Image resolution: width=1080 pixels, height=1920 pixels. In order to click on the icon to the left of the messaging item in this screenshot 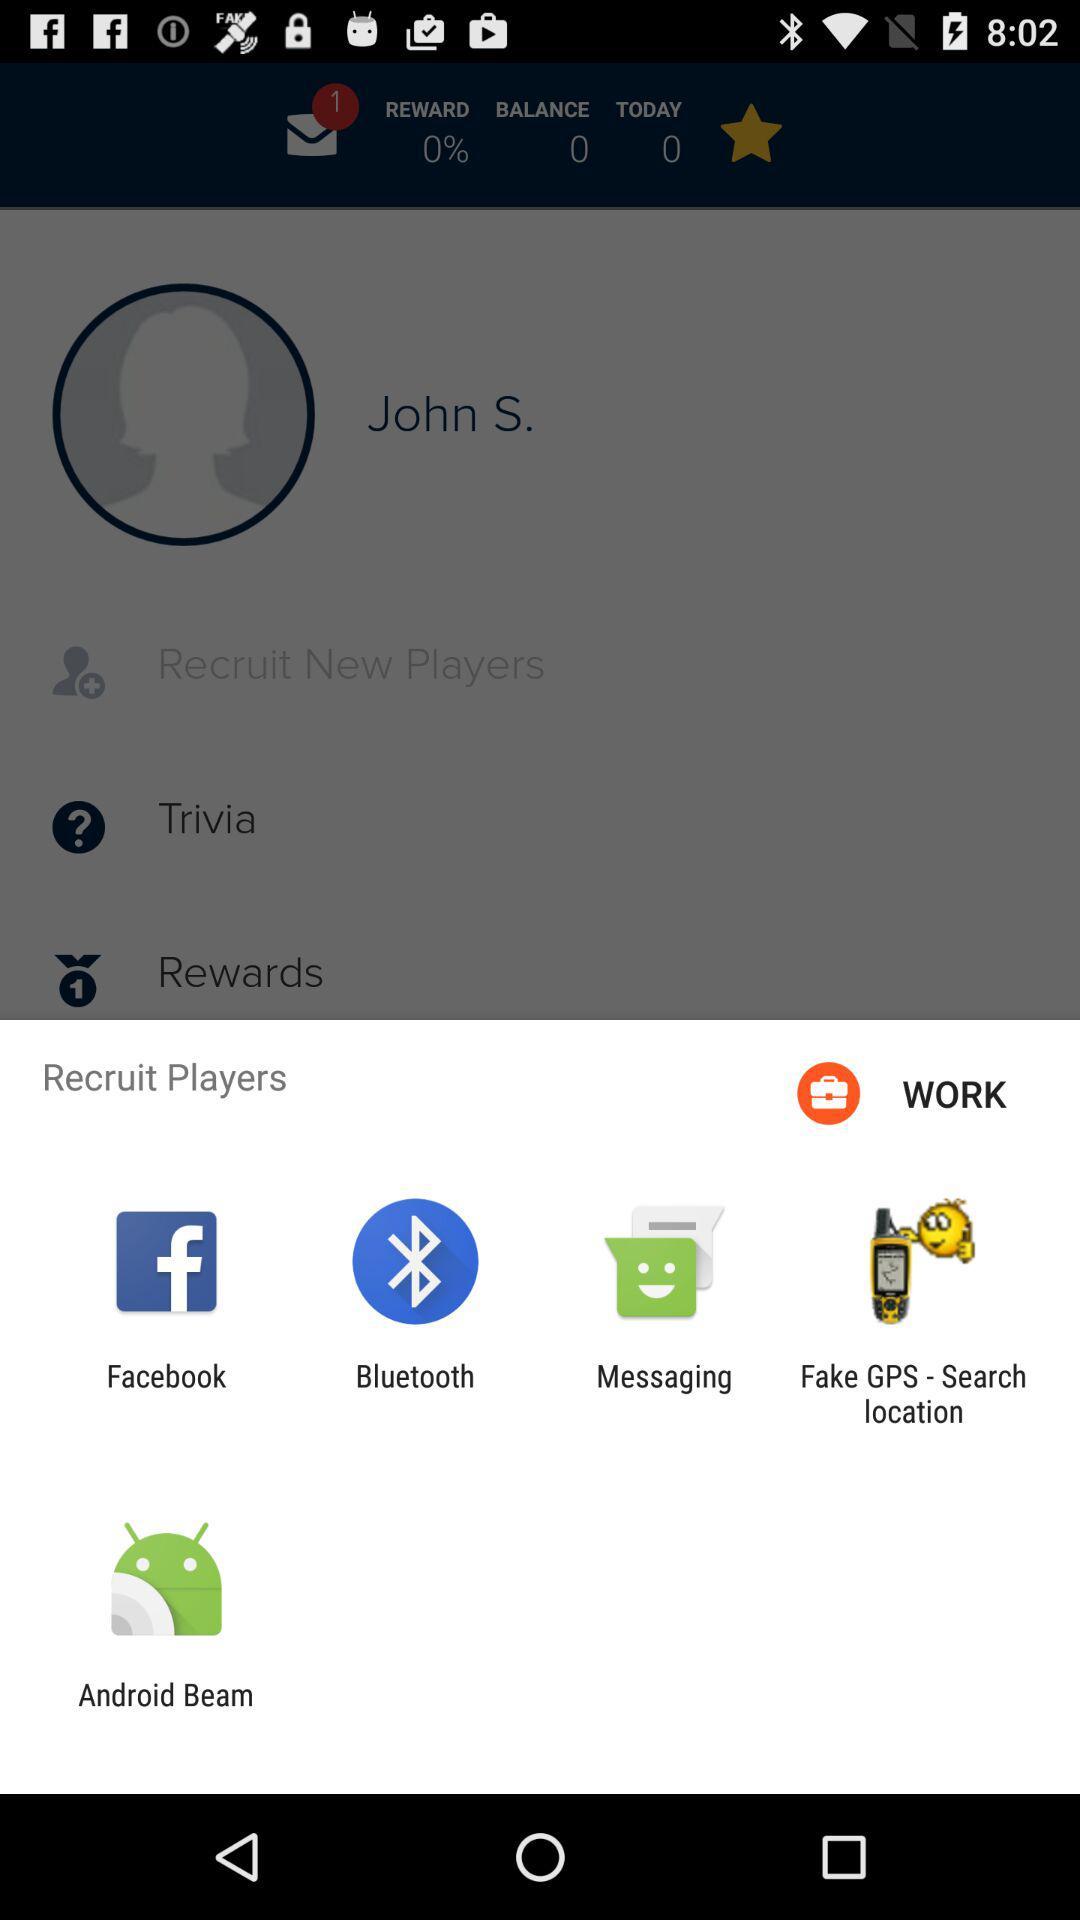, I will do `click(414, 1392)`.